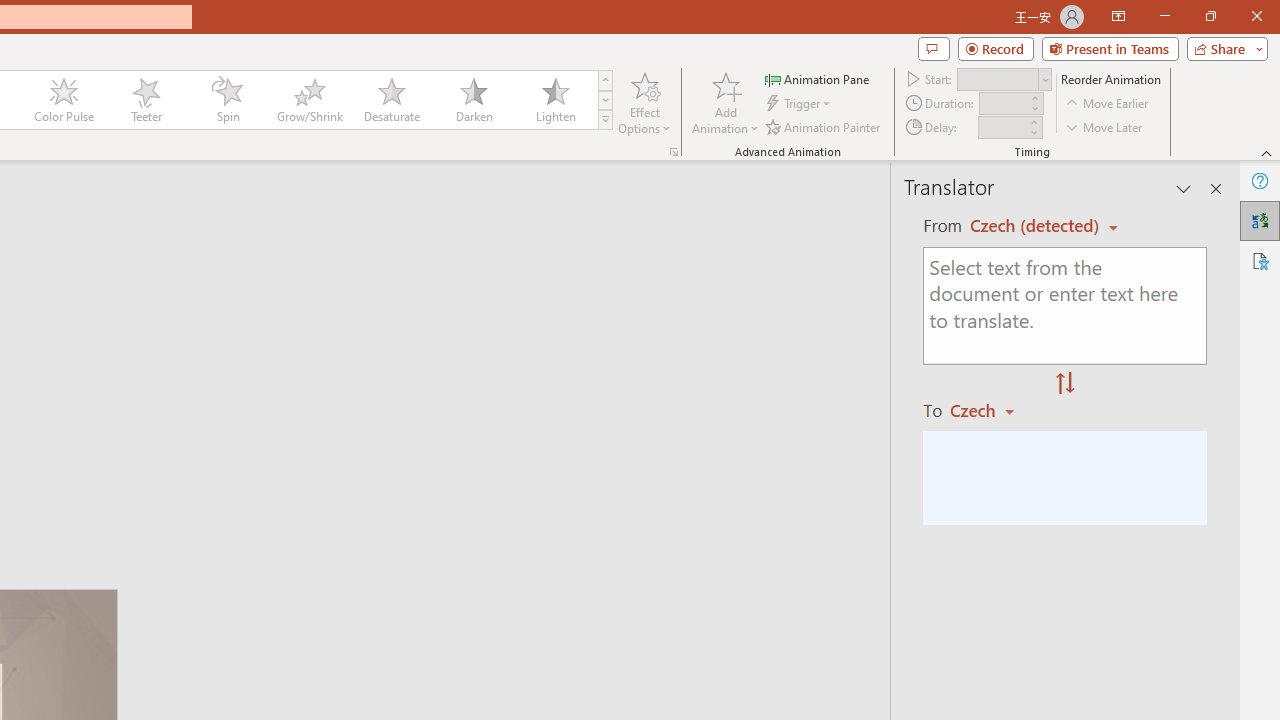 This screenshot has height=720, width=1280. Describe the element at coordinates (1064, 384) in the screenshot. I see `'Swap "from" and "to" languages.'` at that location.